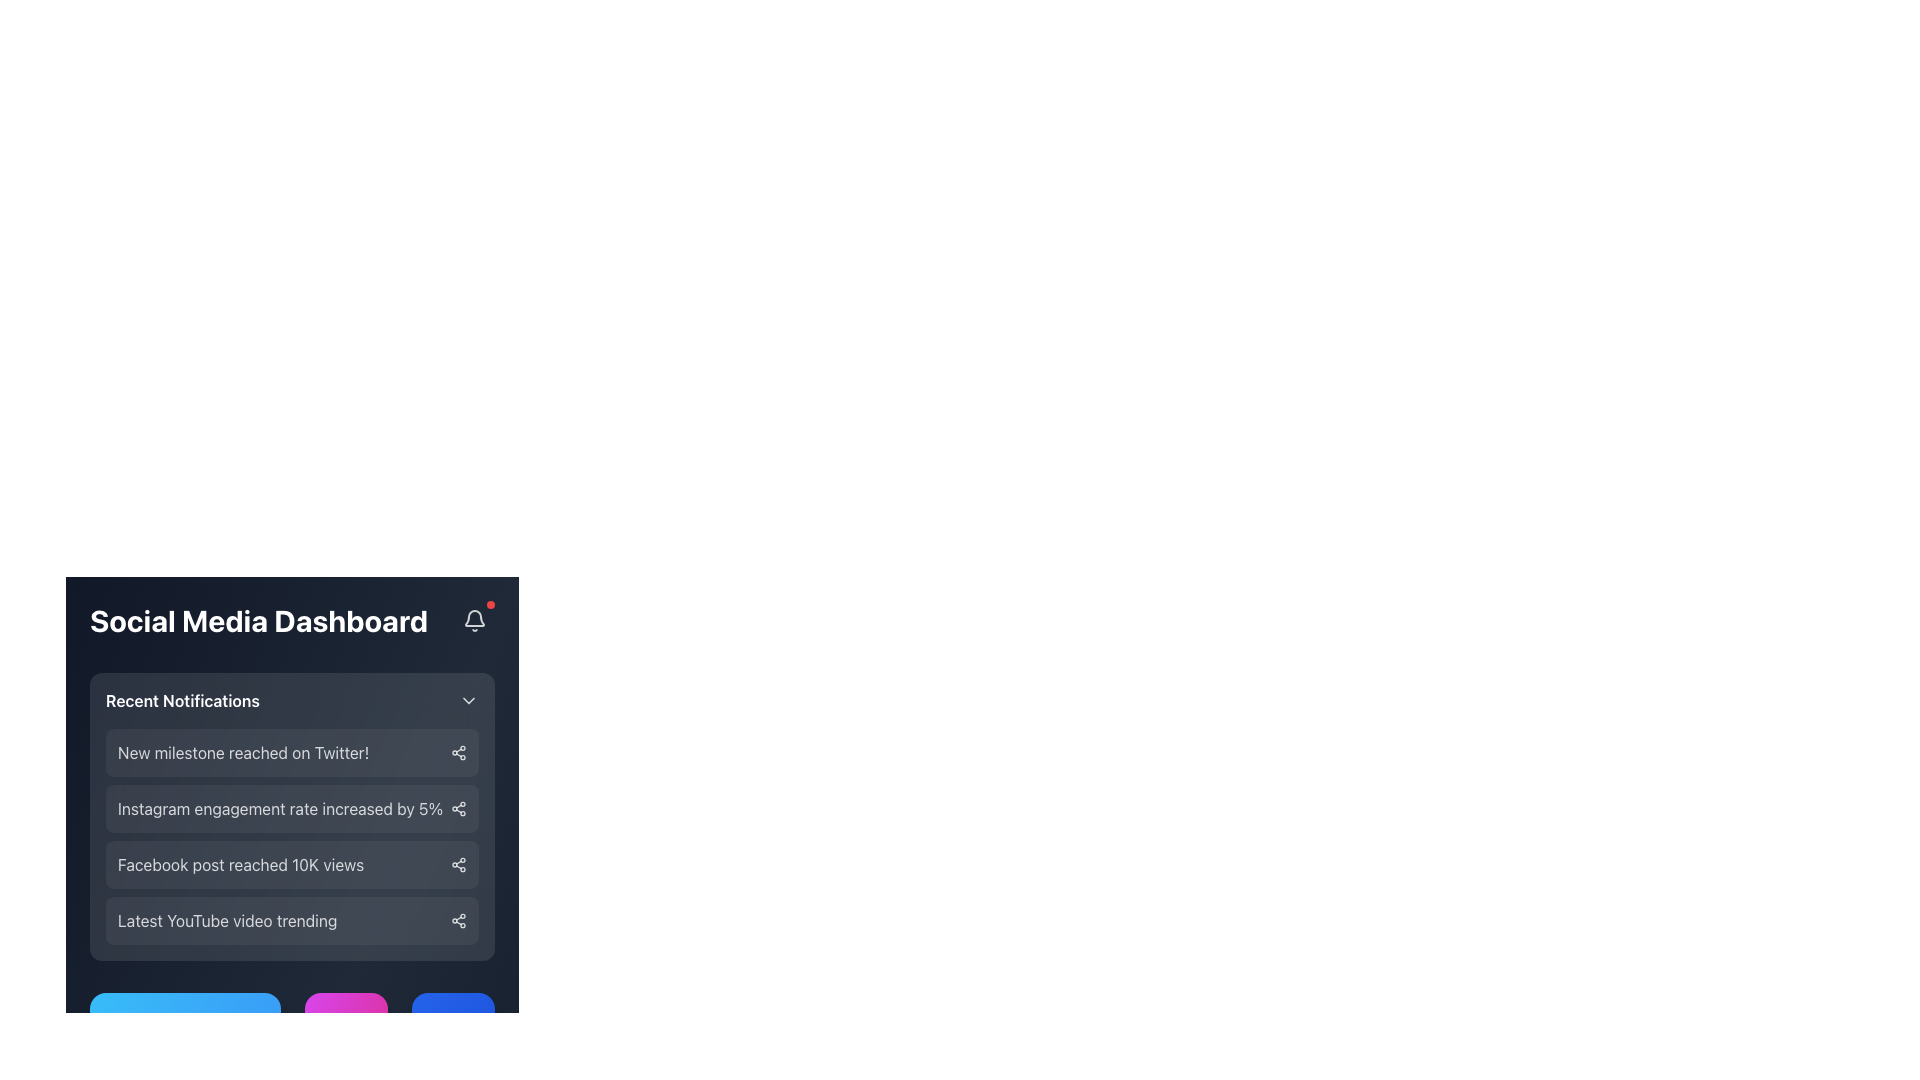 The image size is (1920, 1080). Describe the element at coordinates (291, 817) in the screenshot. I see `the second notification card in the 'Recent Notifications' section of the 'Social Media Dashboard' that notifies about an increase in Instagram engagement rate` at that location.